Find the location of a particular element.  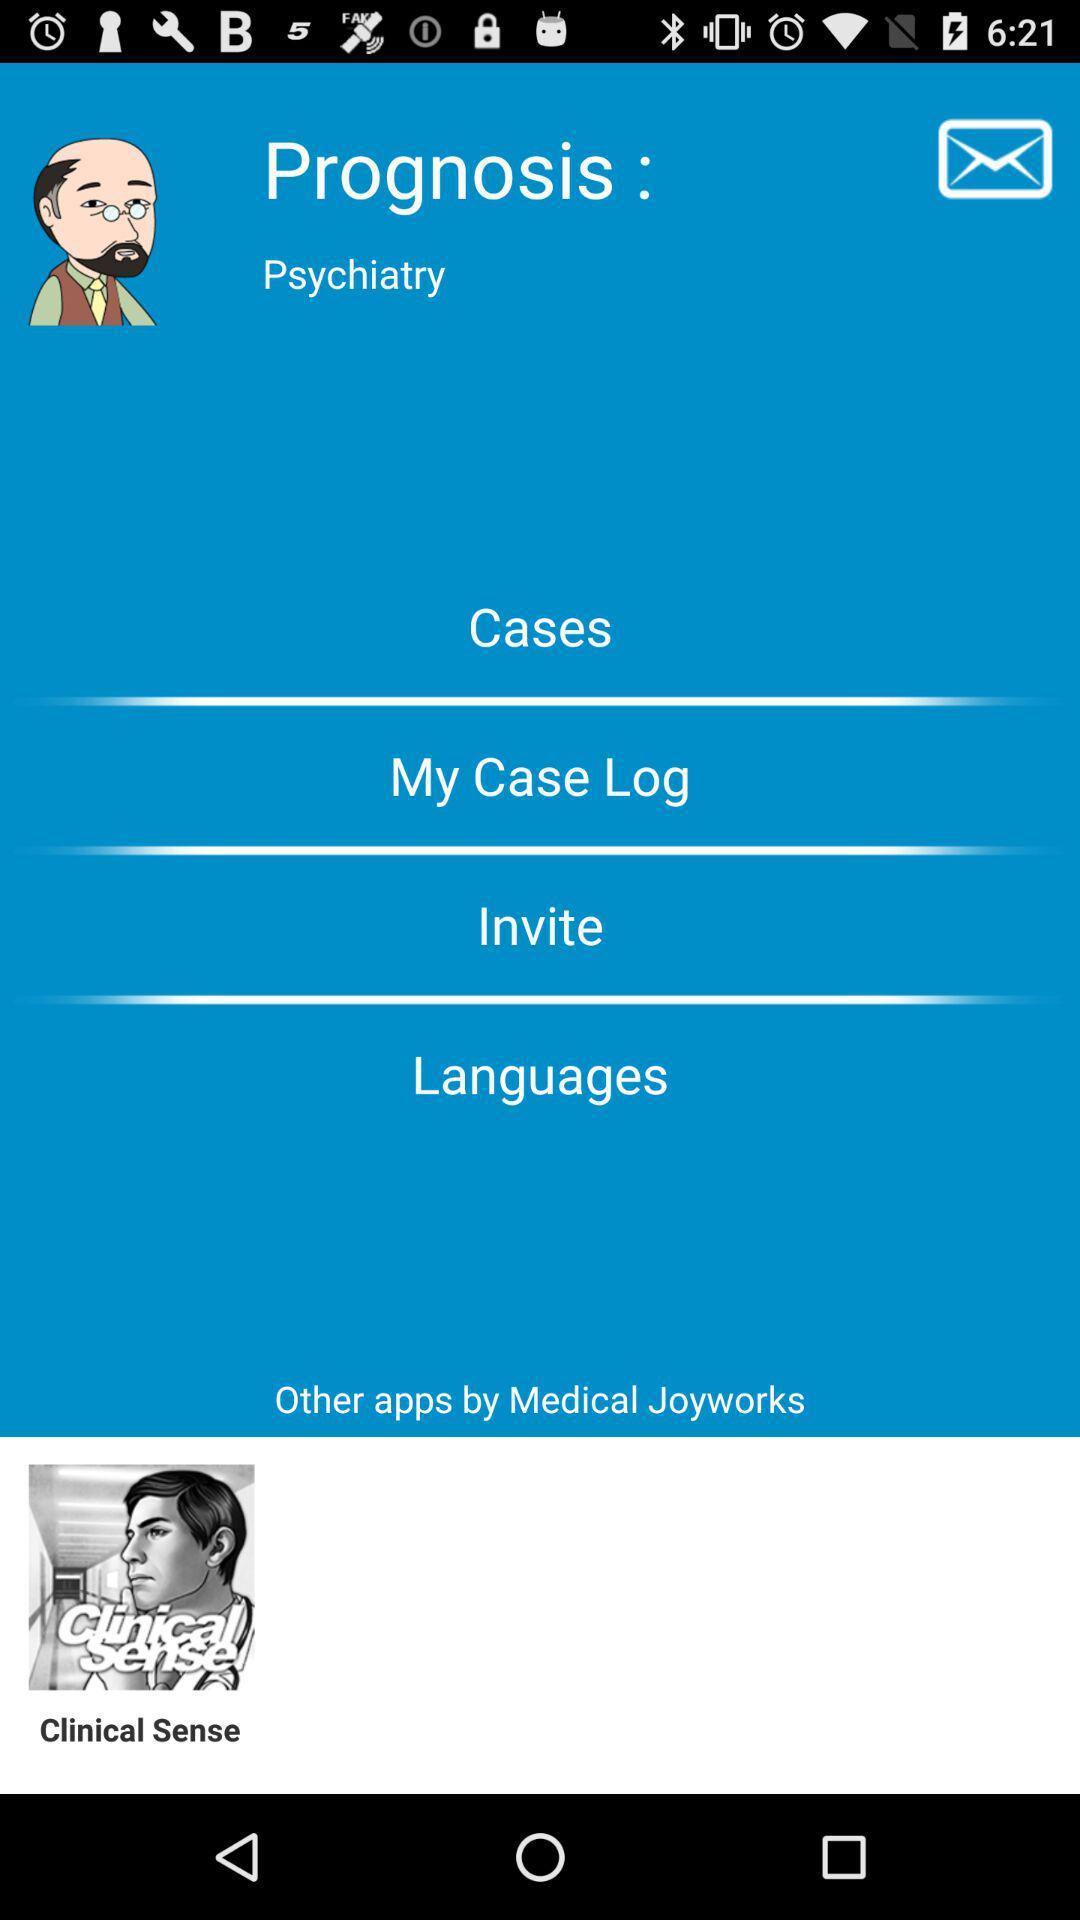

icon above clinical sense is located at coordinates (140, 1577).